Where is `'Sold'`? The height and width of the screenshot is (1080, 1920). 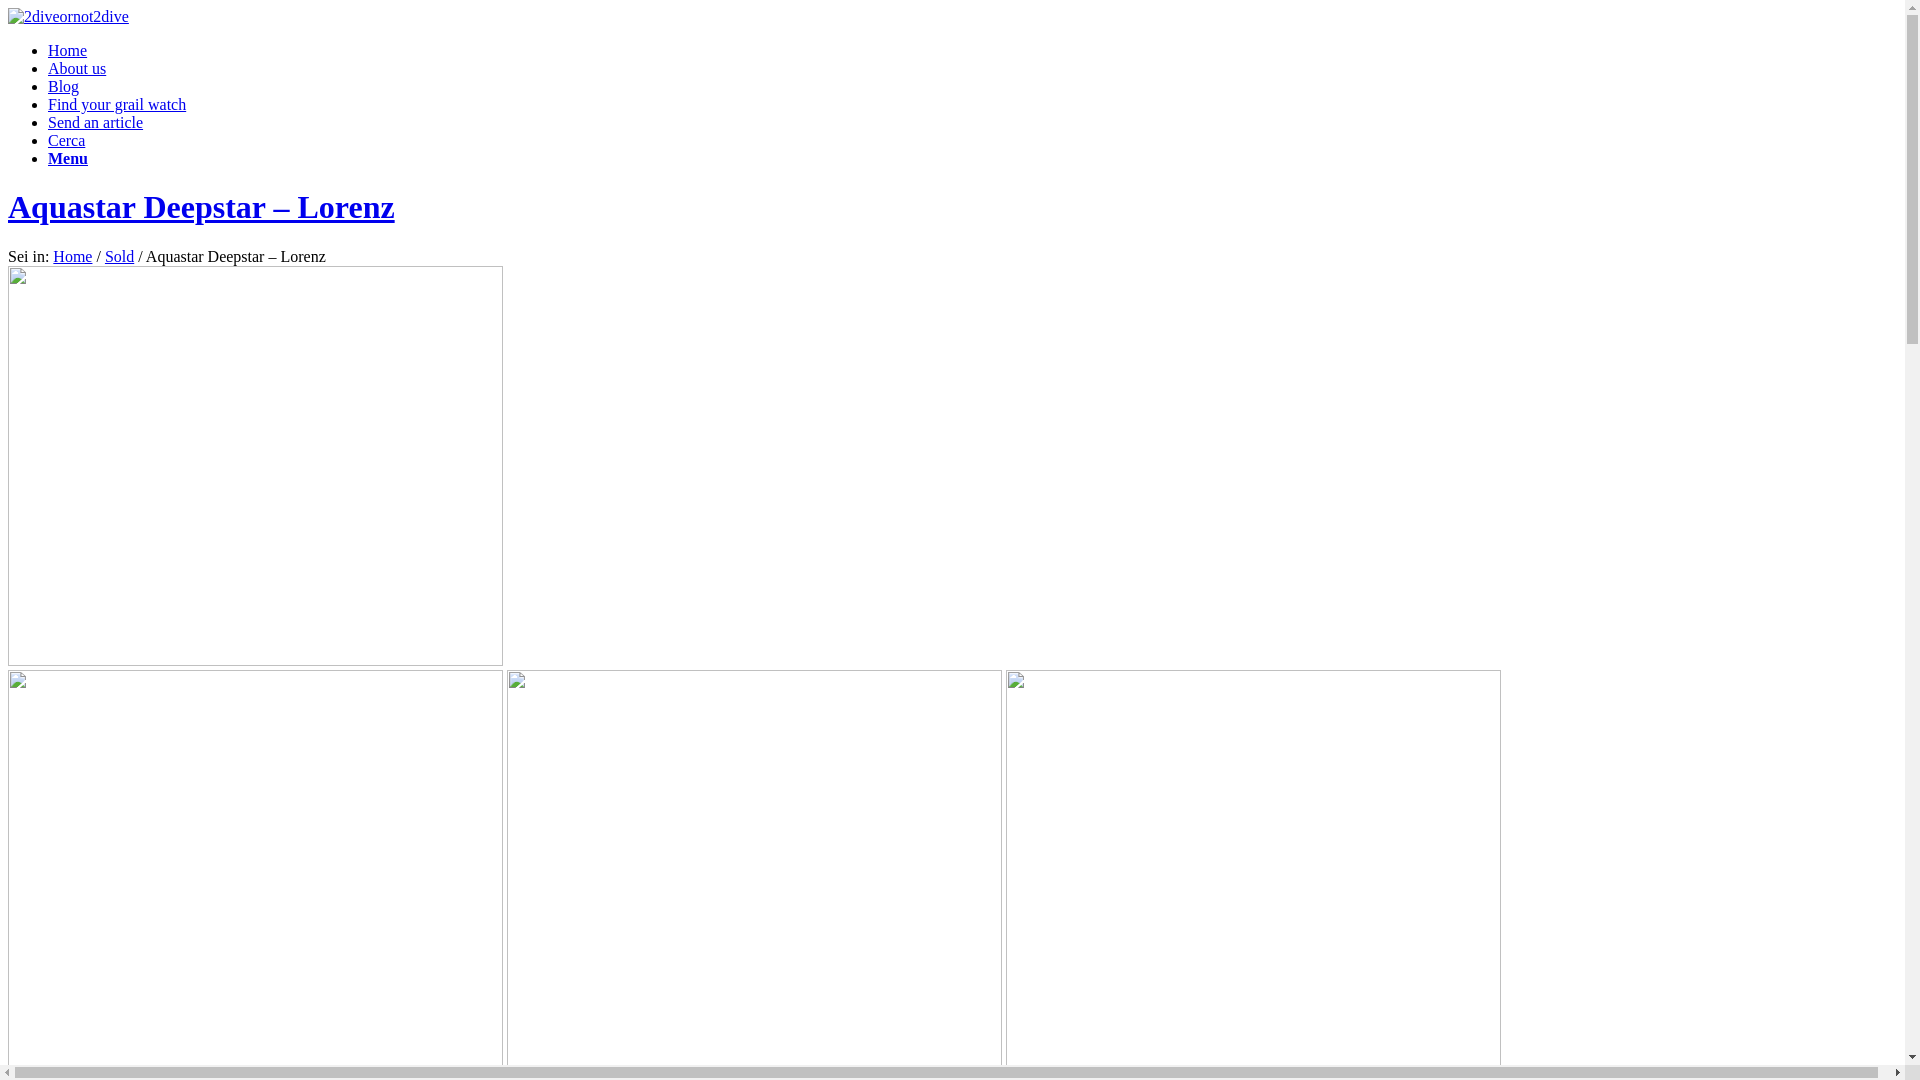
'Sold' is located at coordinates (118, 255).